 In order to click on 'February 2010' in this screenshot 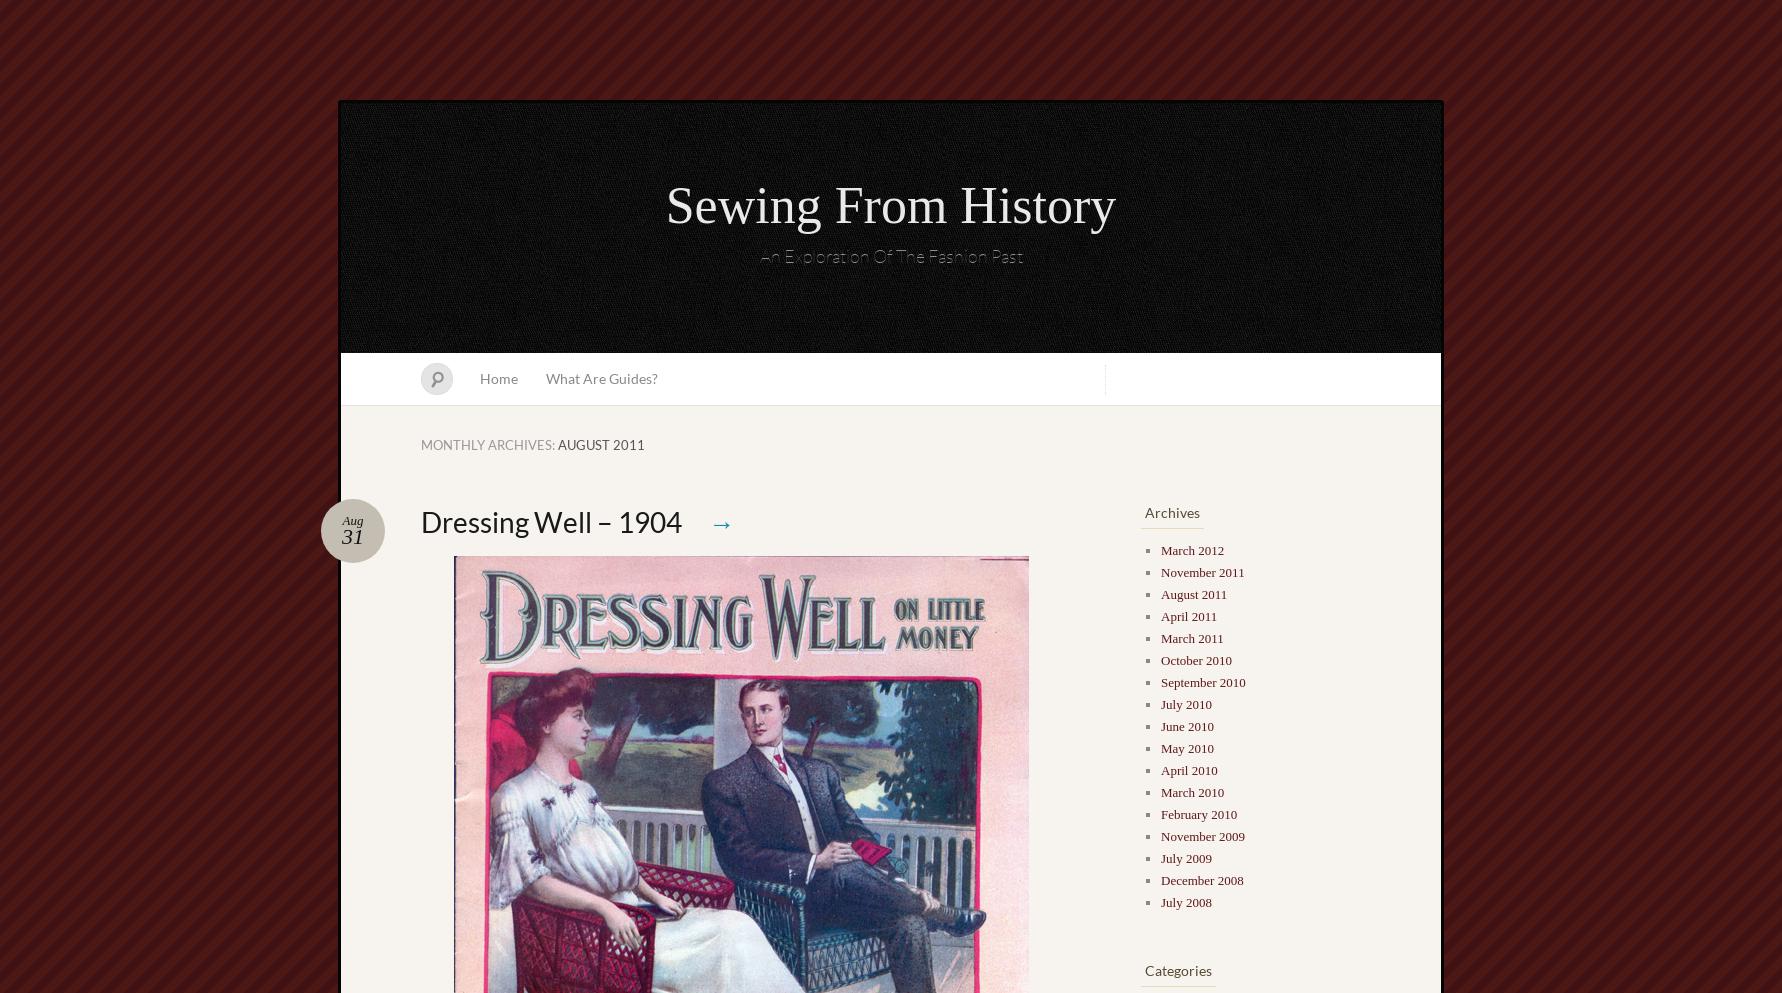, I will do `click(1197, 814)`.